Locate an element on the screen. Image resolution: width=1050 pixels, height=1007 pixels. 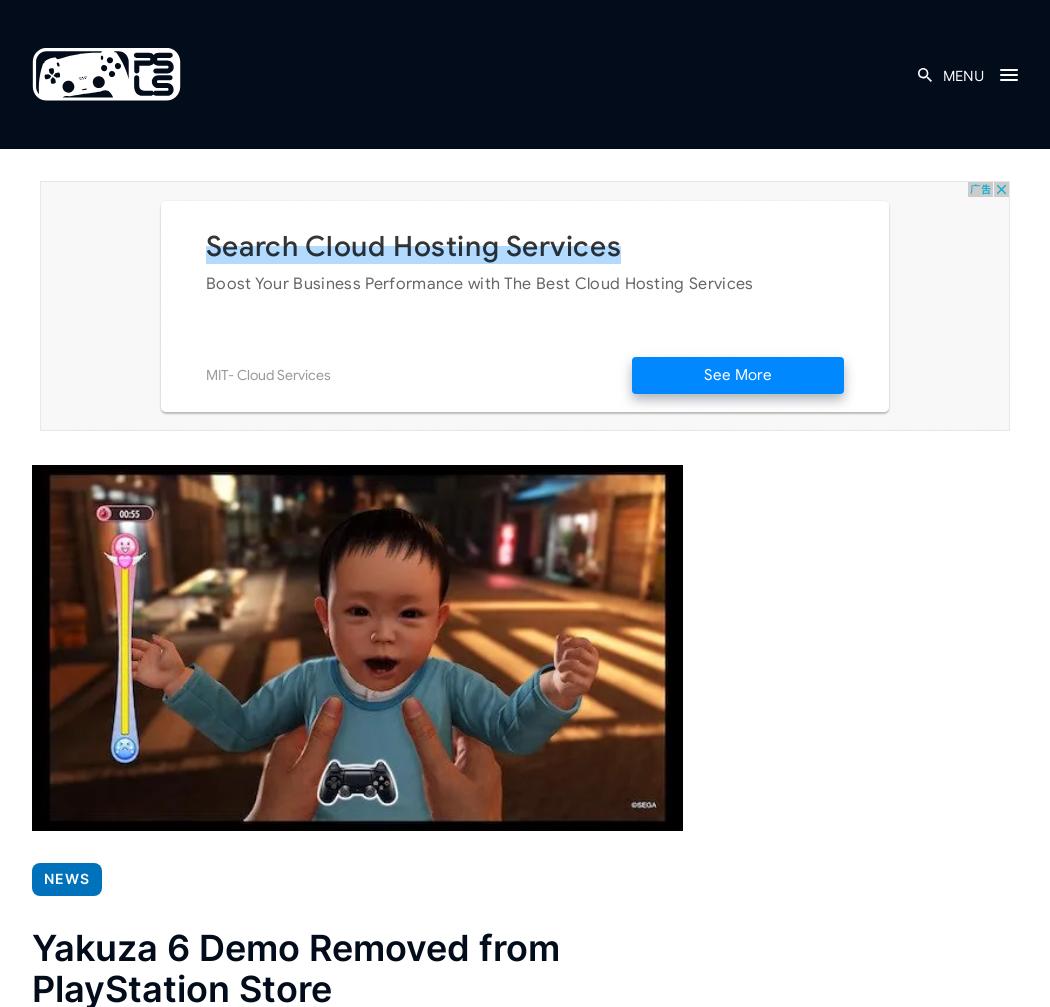
'Like a Dragon Gaiden Originally Planned as DLC' is located at coordinates (128, 603).